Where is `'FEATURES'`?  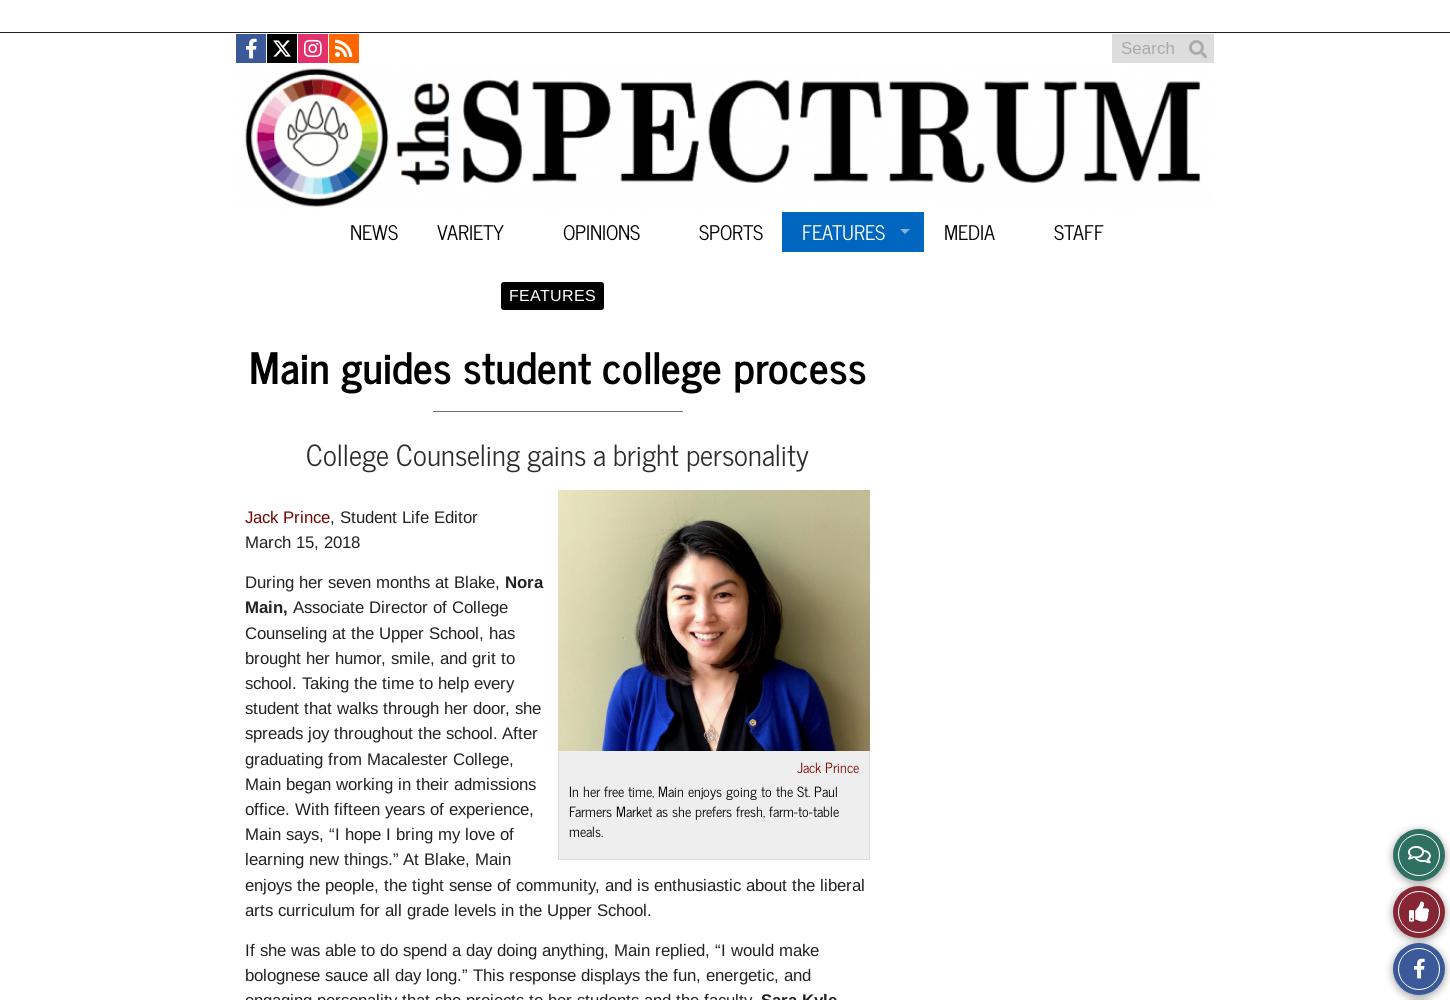 'FEATURES' is located at coordinates (552, 295).